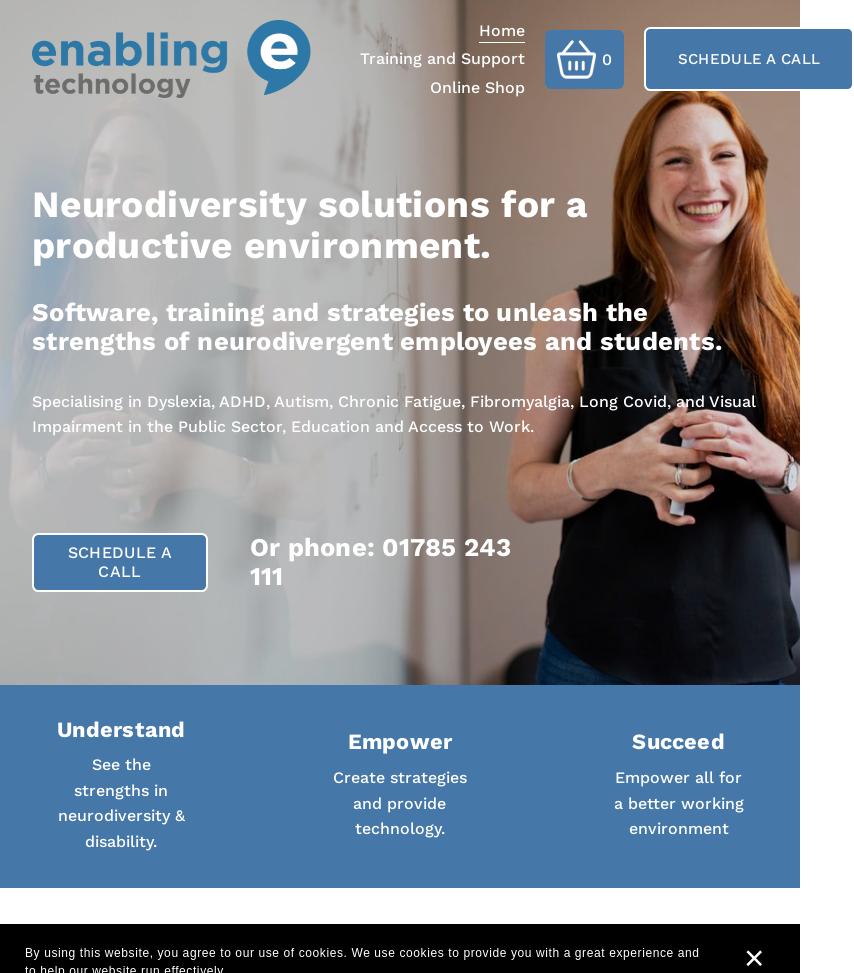 The height and width of the screenshot is (973, 854). What do you see at coordinates (122, 802) in the screenshot?
I see `'See the strengths in neurodiversity & disability.'` at bounding box center [122, 802].